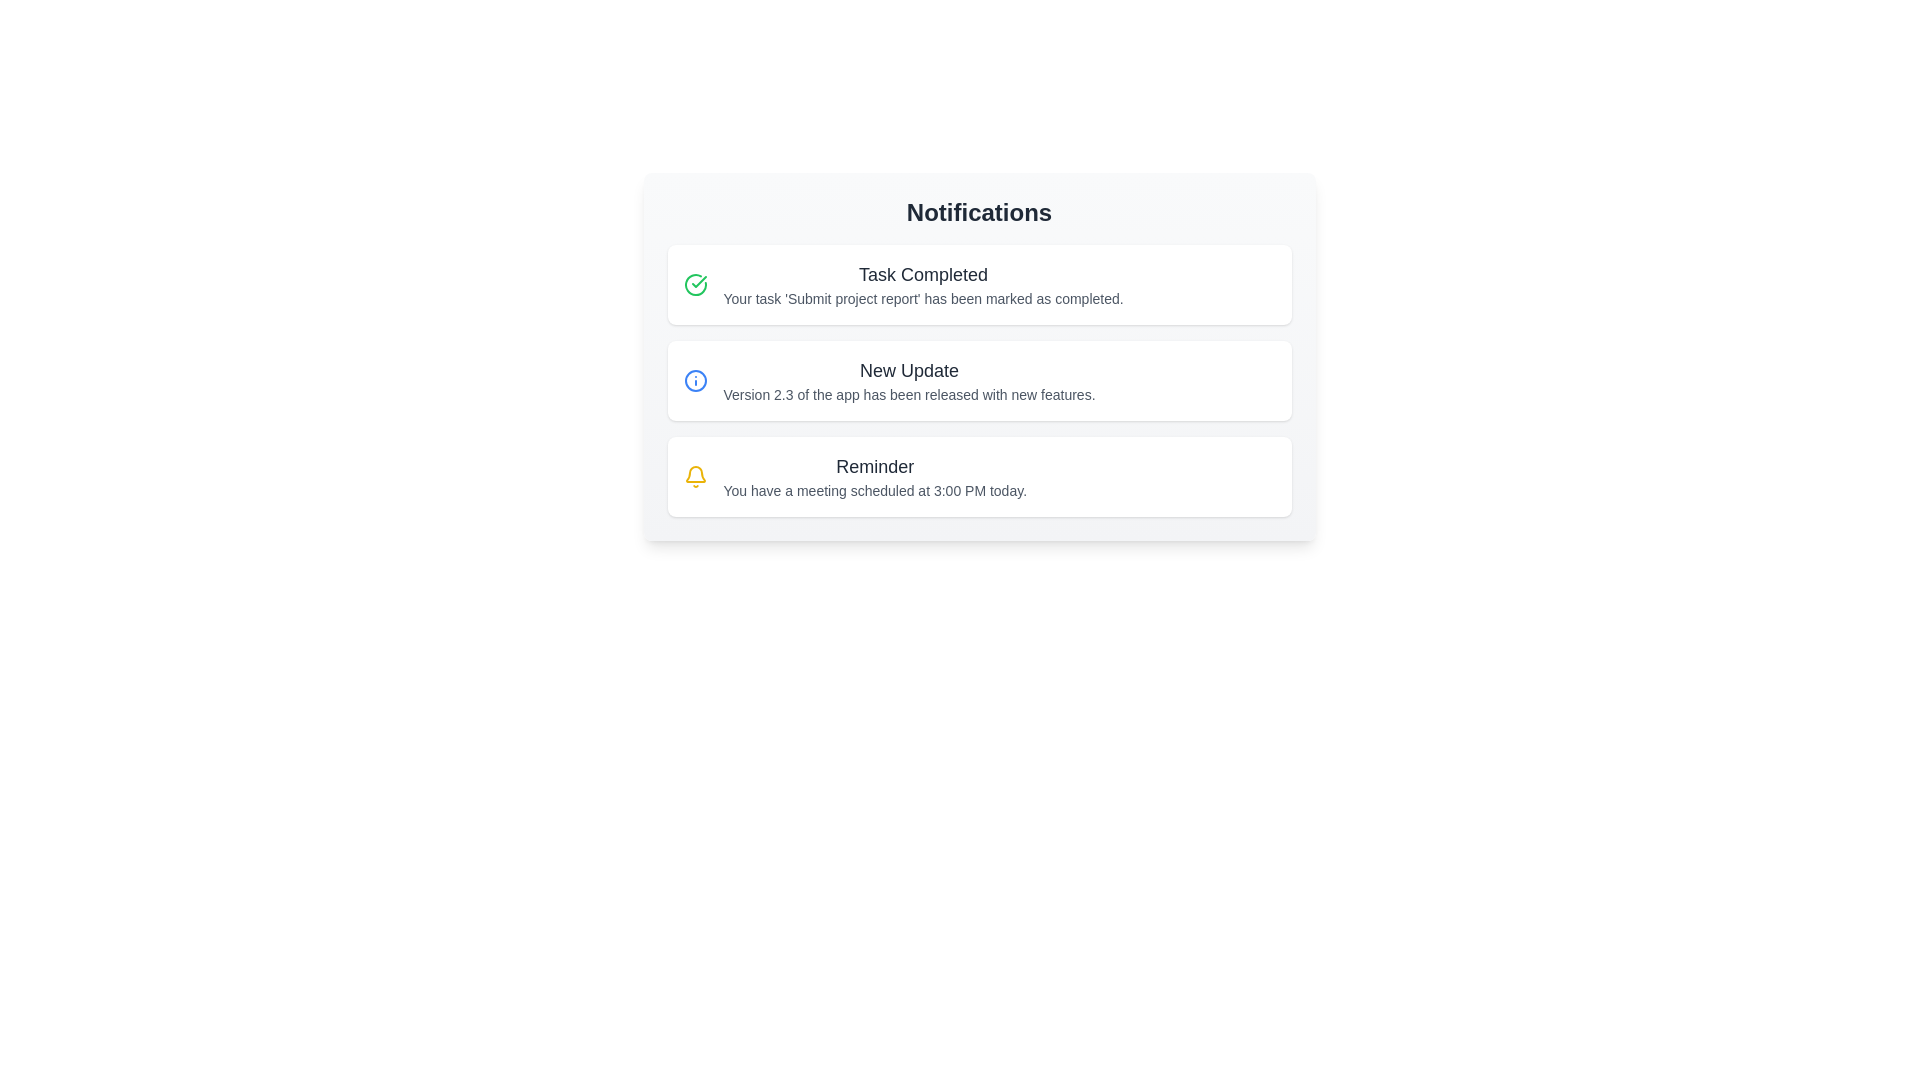 The image size is (1920, 1080). Describe the element at coordinates (979, 285) in the screenshot. I see `the notification with title Task Completed` at that location.